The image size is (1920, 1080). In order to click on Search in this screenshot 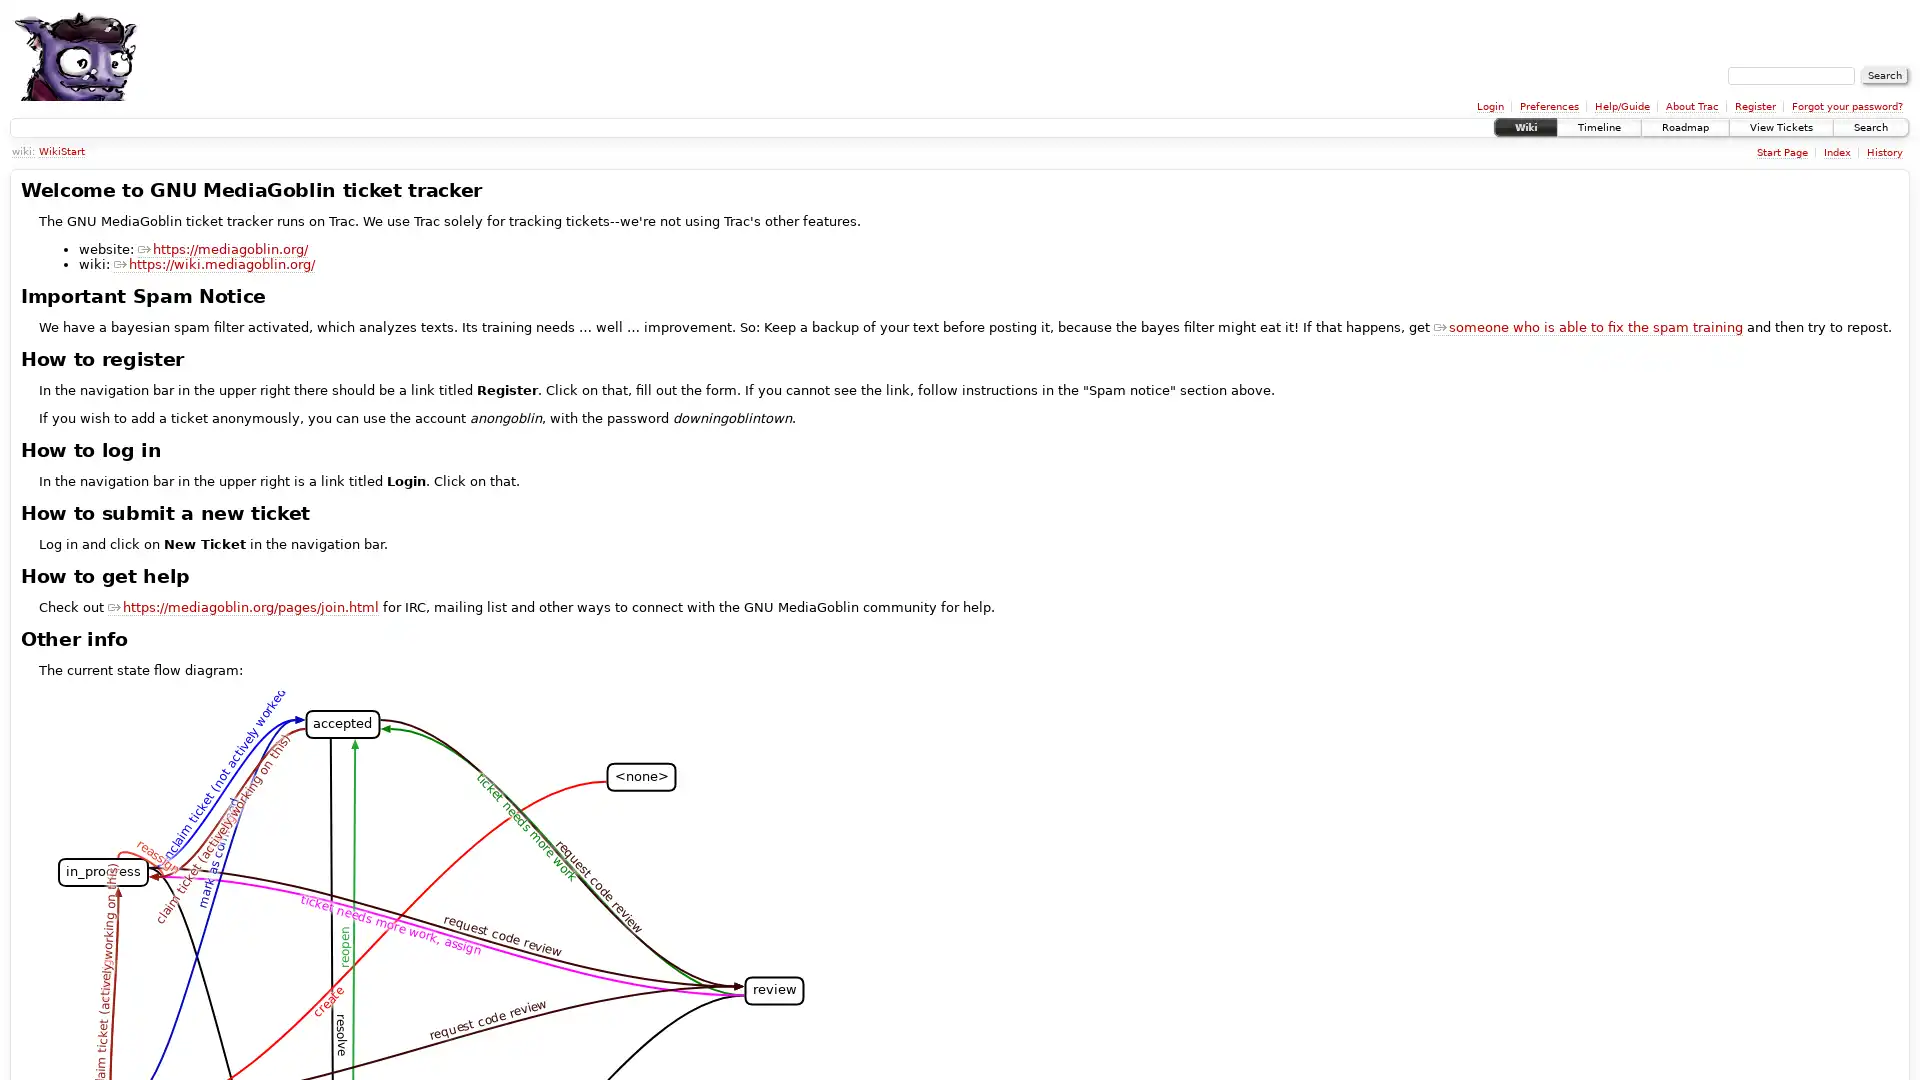, I will do `click(1884, 75)`.